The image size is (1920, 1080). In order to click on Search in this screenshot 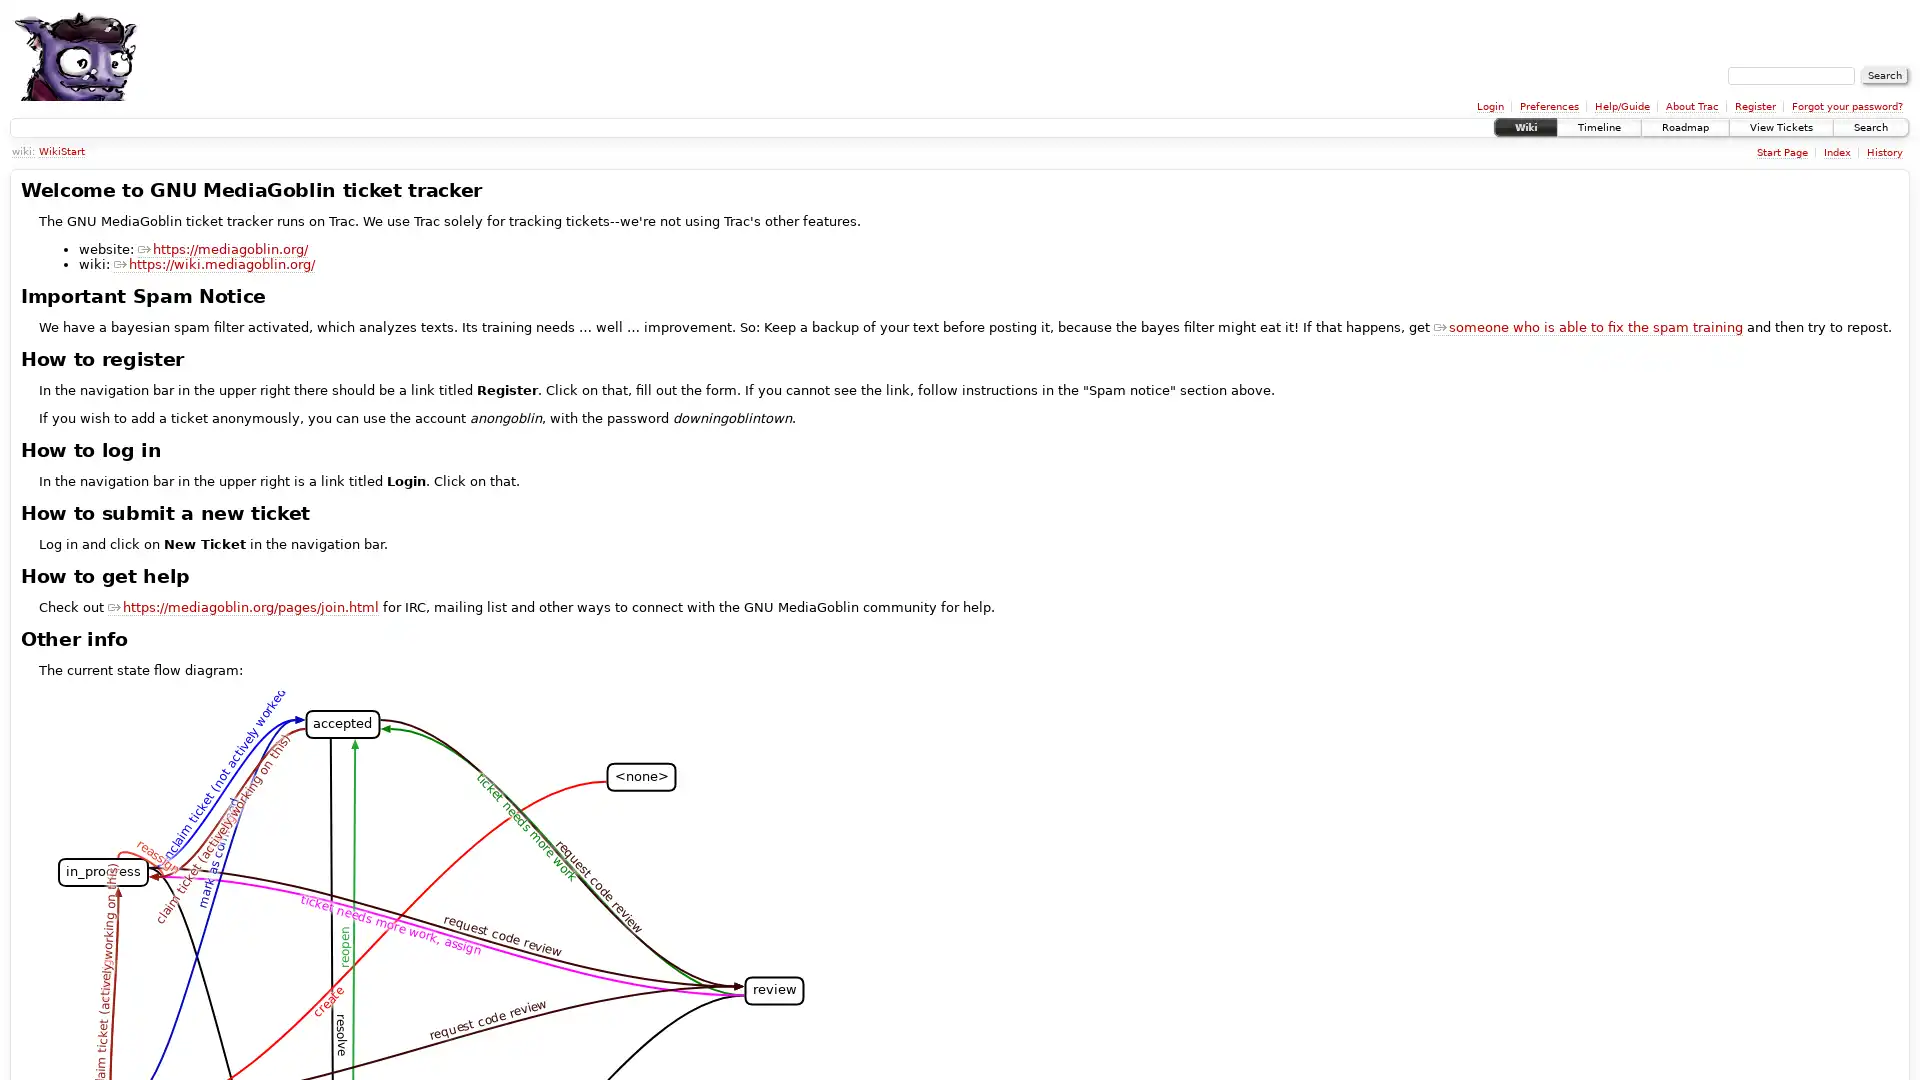, I will do `click(1884, 75)`.